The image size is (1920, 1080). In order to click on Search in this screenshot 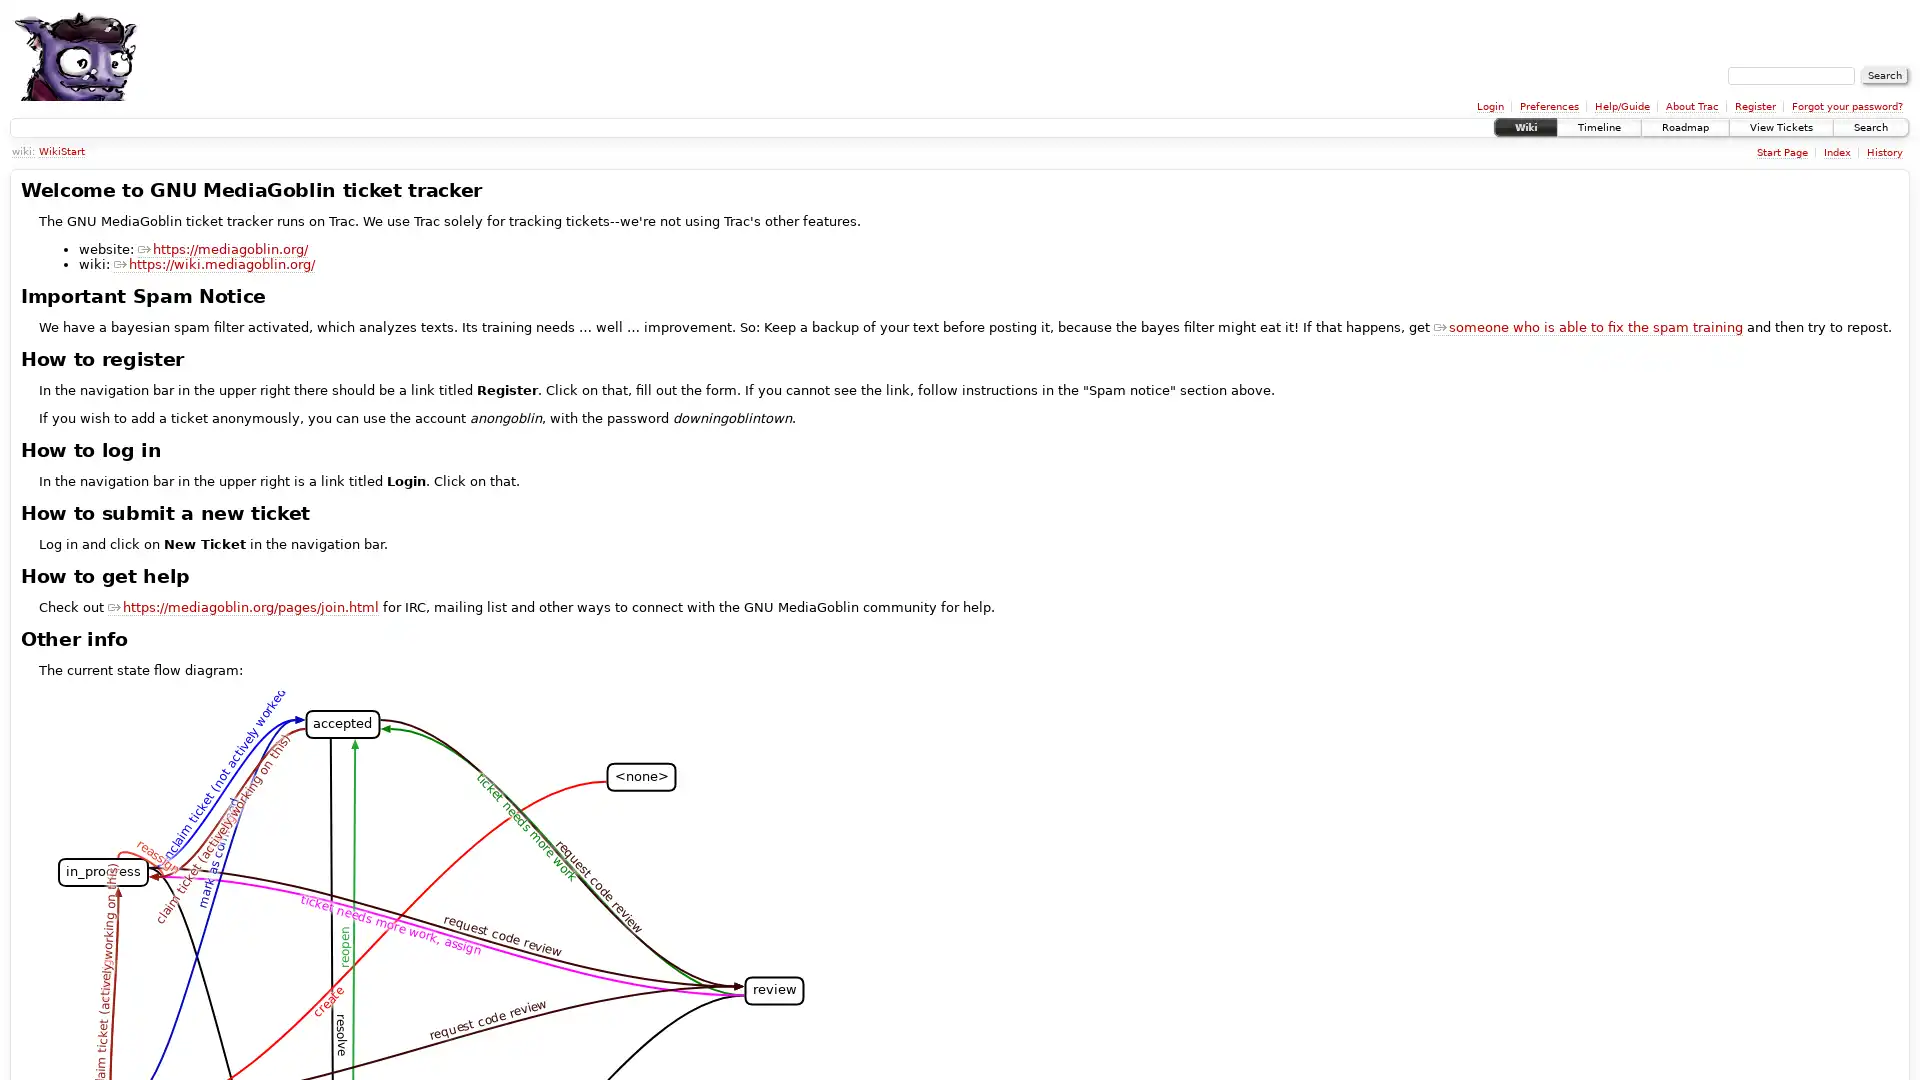, I will do `click(1884, 75)`.